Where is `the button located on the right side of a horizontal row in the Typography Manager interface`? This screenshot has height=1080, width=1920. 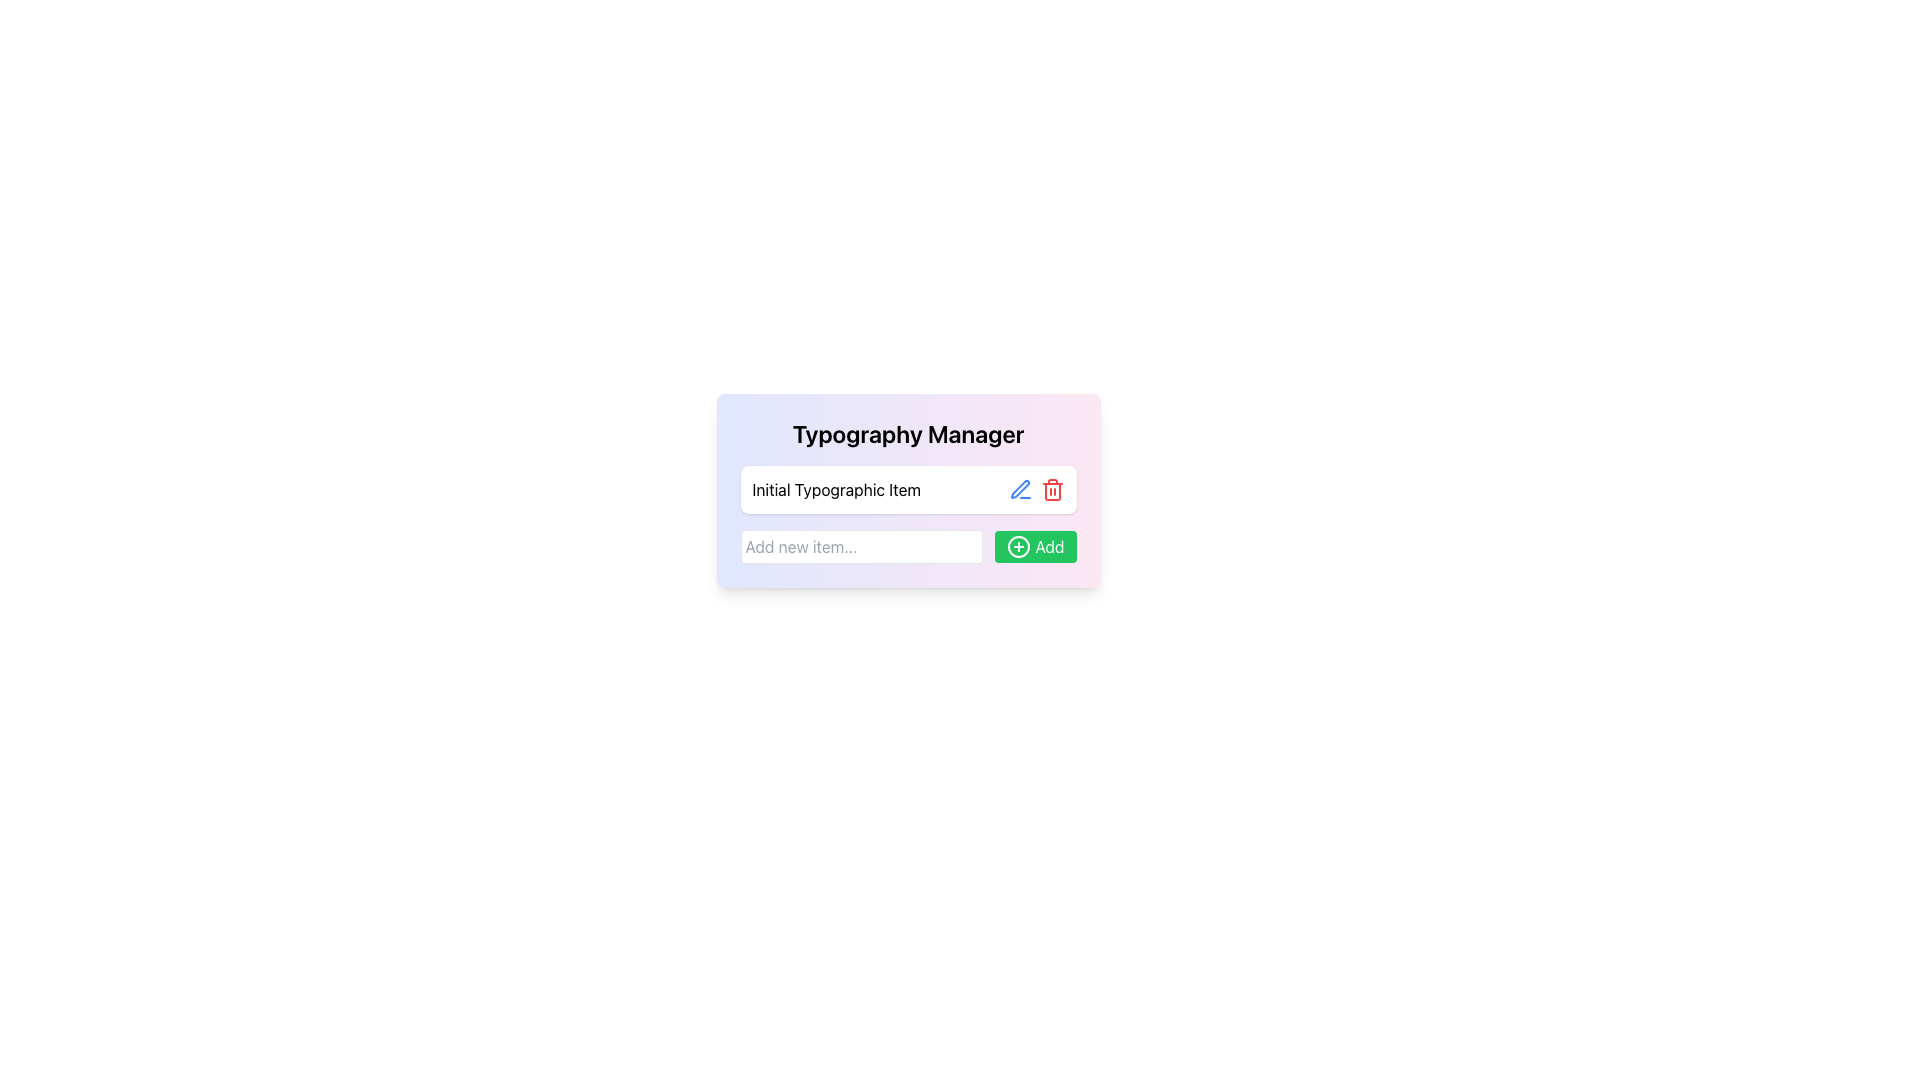
the button located on the right side of a horizontal row in the Typography Manager interface is located at coordinates (1036, 547).